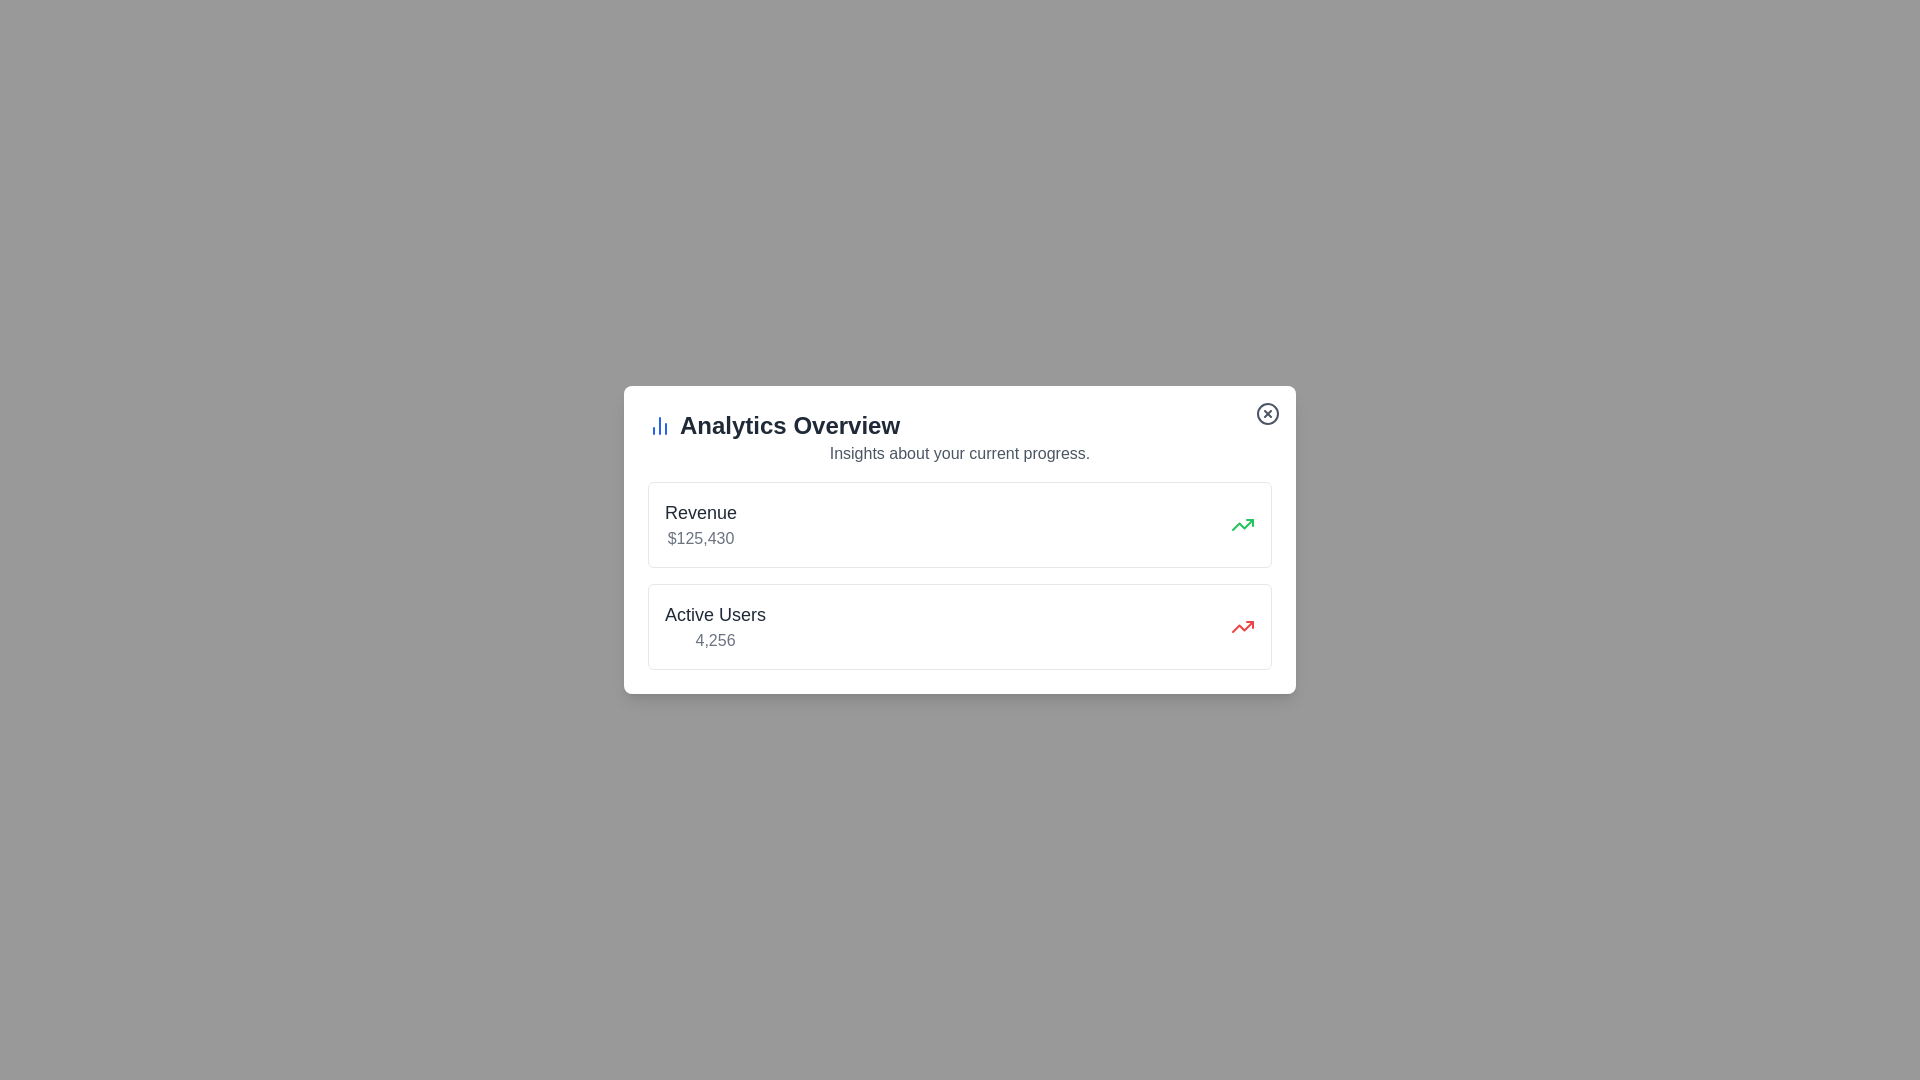 The width and height of the screenshot is (1920, 1080). What do you see at coordinates (715, 626) in the screenshot?
I see `the Text information element that displays the current count of active users, located near the bottom of the list titled 'Active Users'` at bounding box center [715, 626].